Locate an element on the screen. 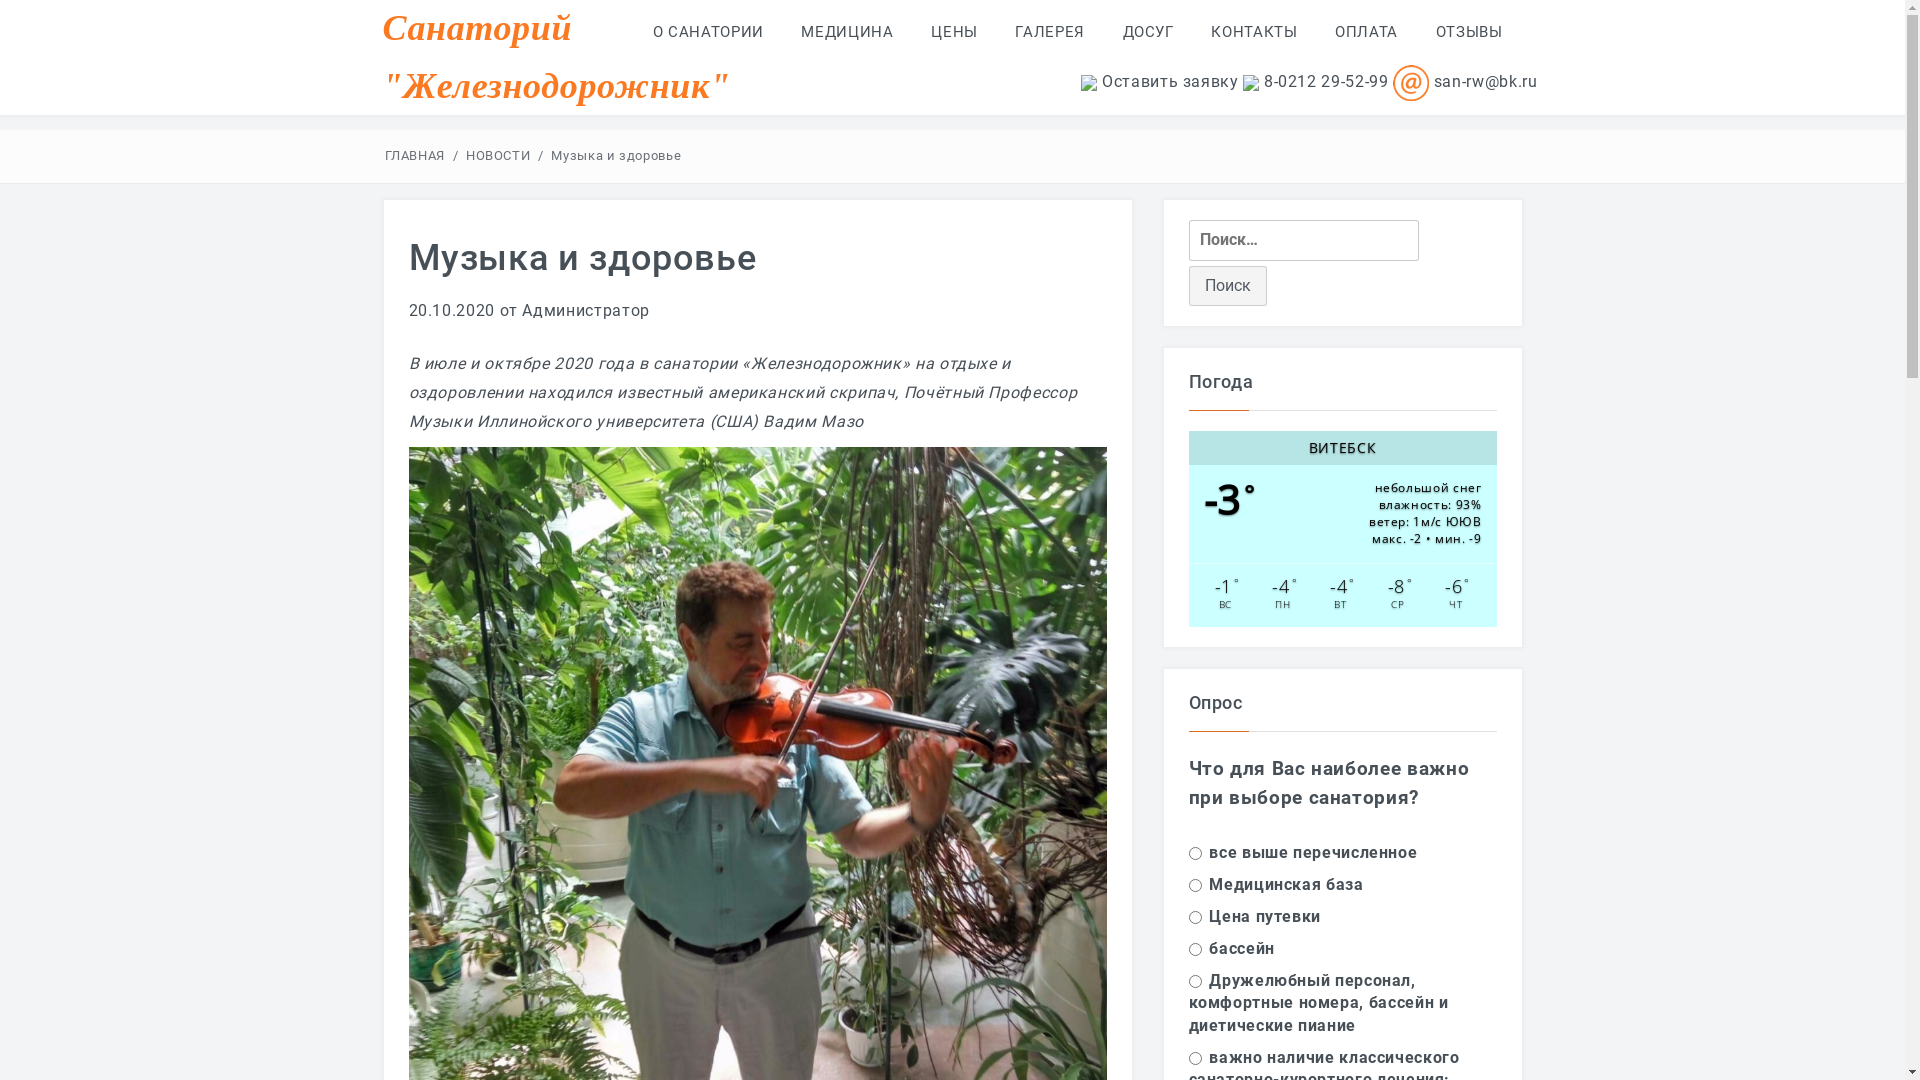  '20.10.2020' is located at coordinates (450, 310).